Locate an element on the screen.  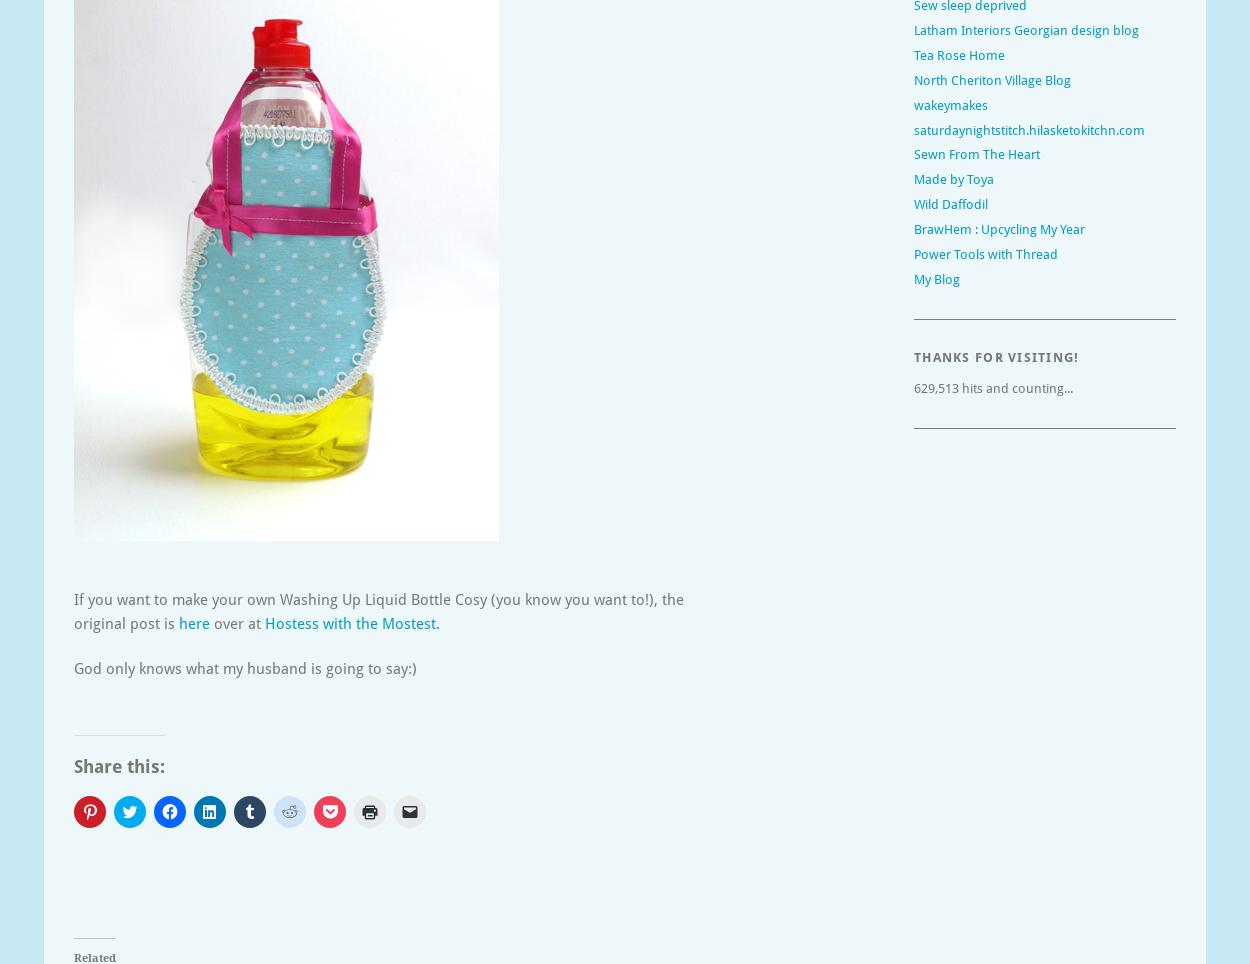
'Tea Rose Home' is located at coordinates (914, 54).